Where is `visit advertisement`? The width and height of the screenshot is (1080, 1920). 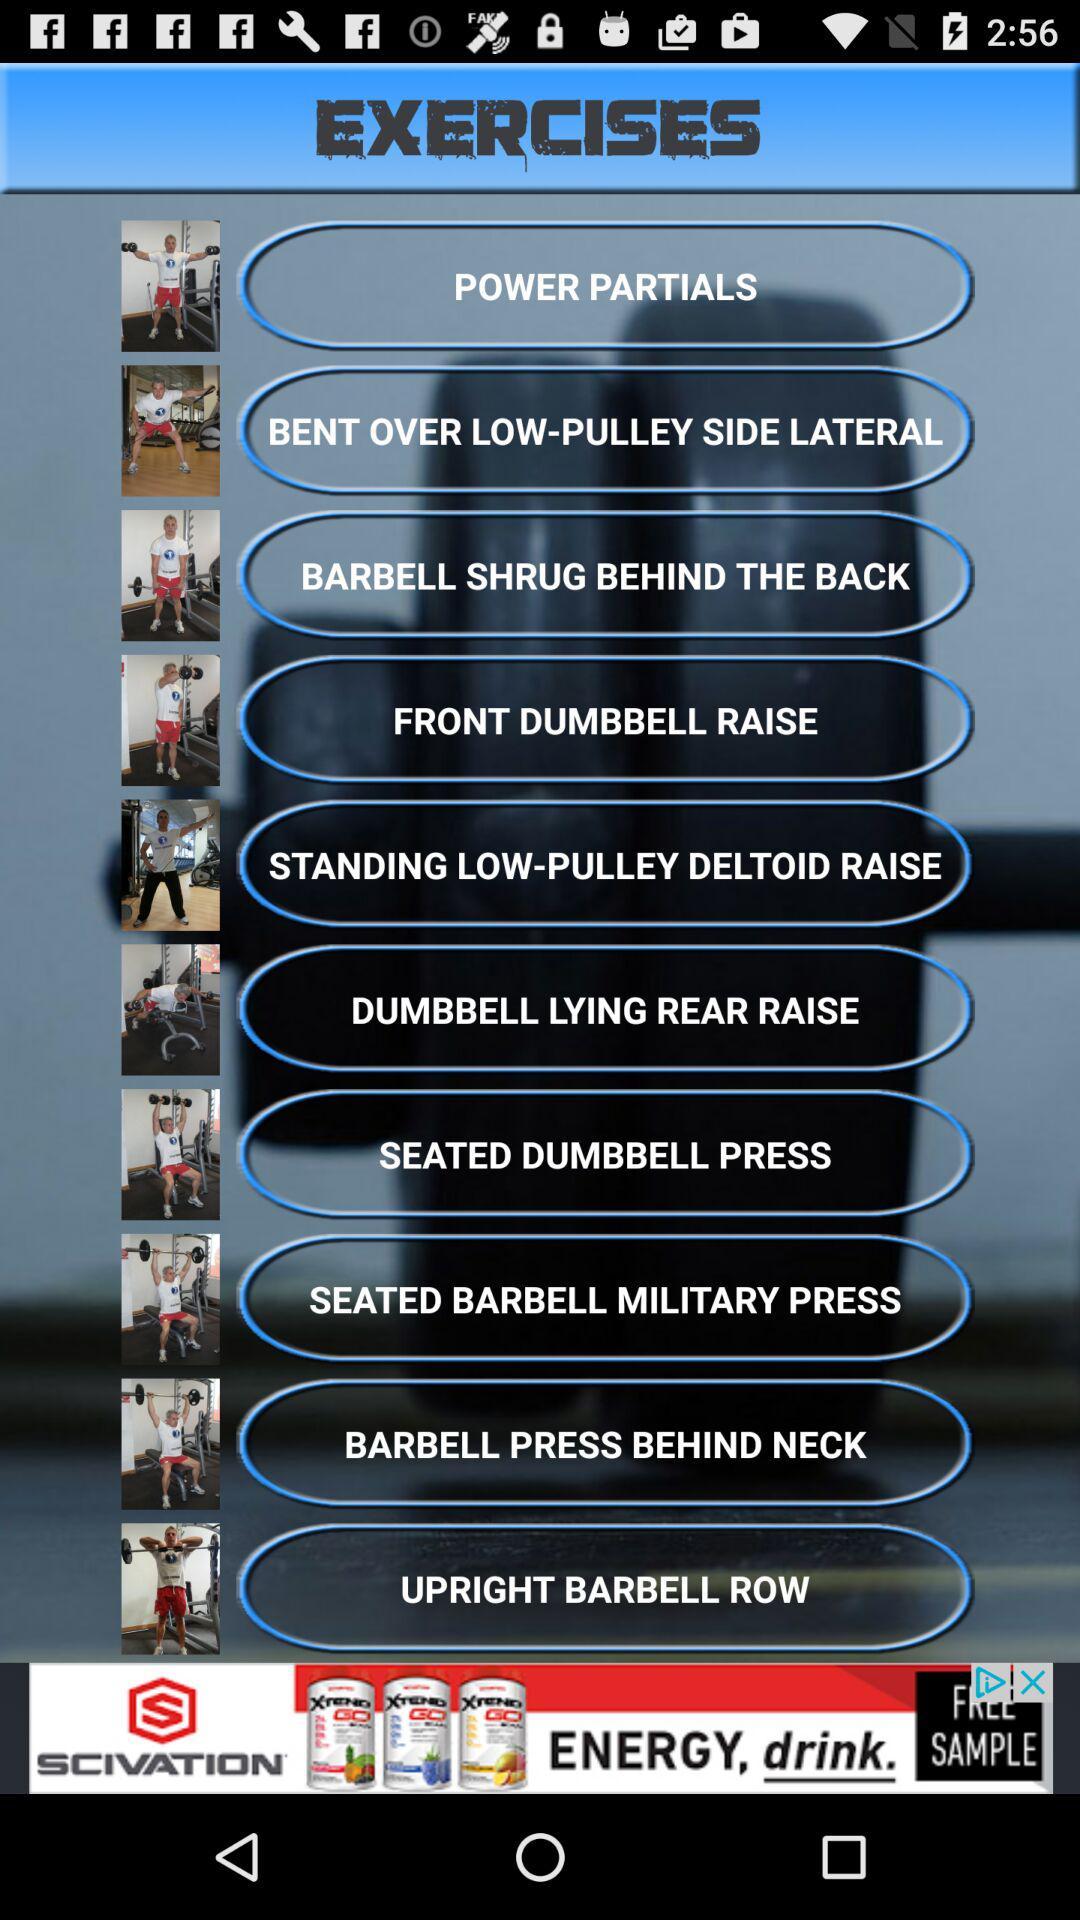 visit advertisement is located at coordinates (540, 1727).